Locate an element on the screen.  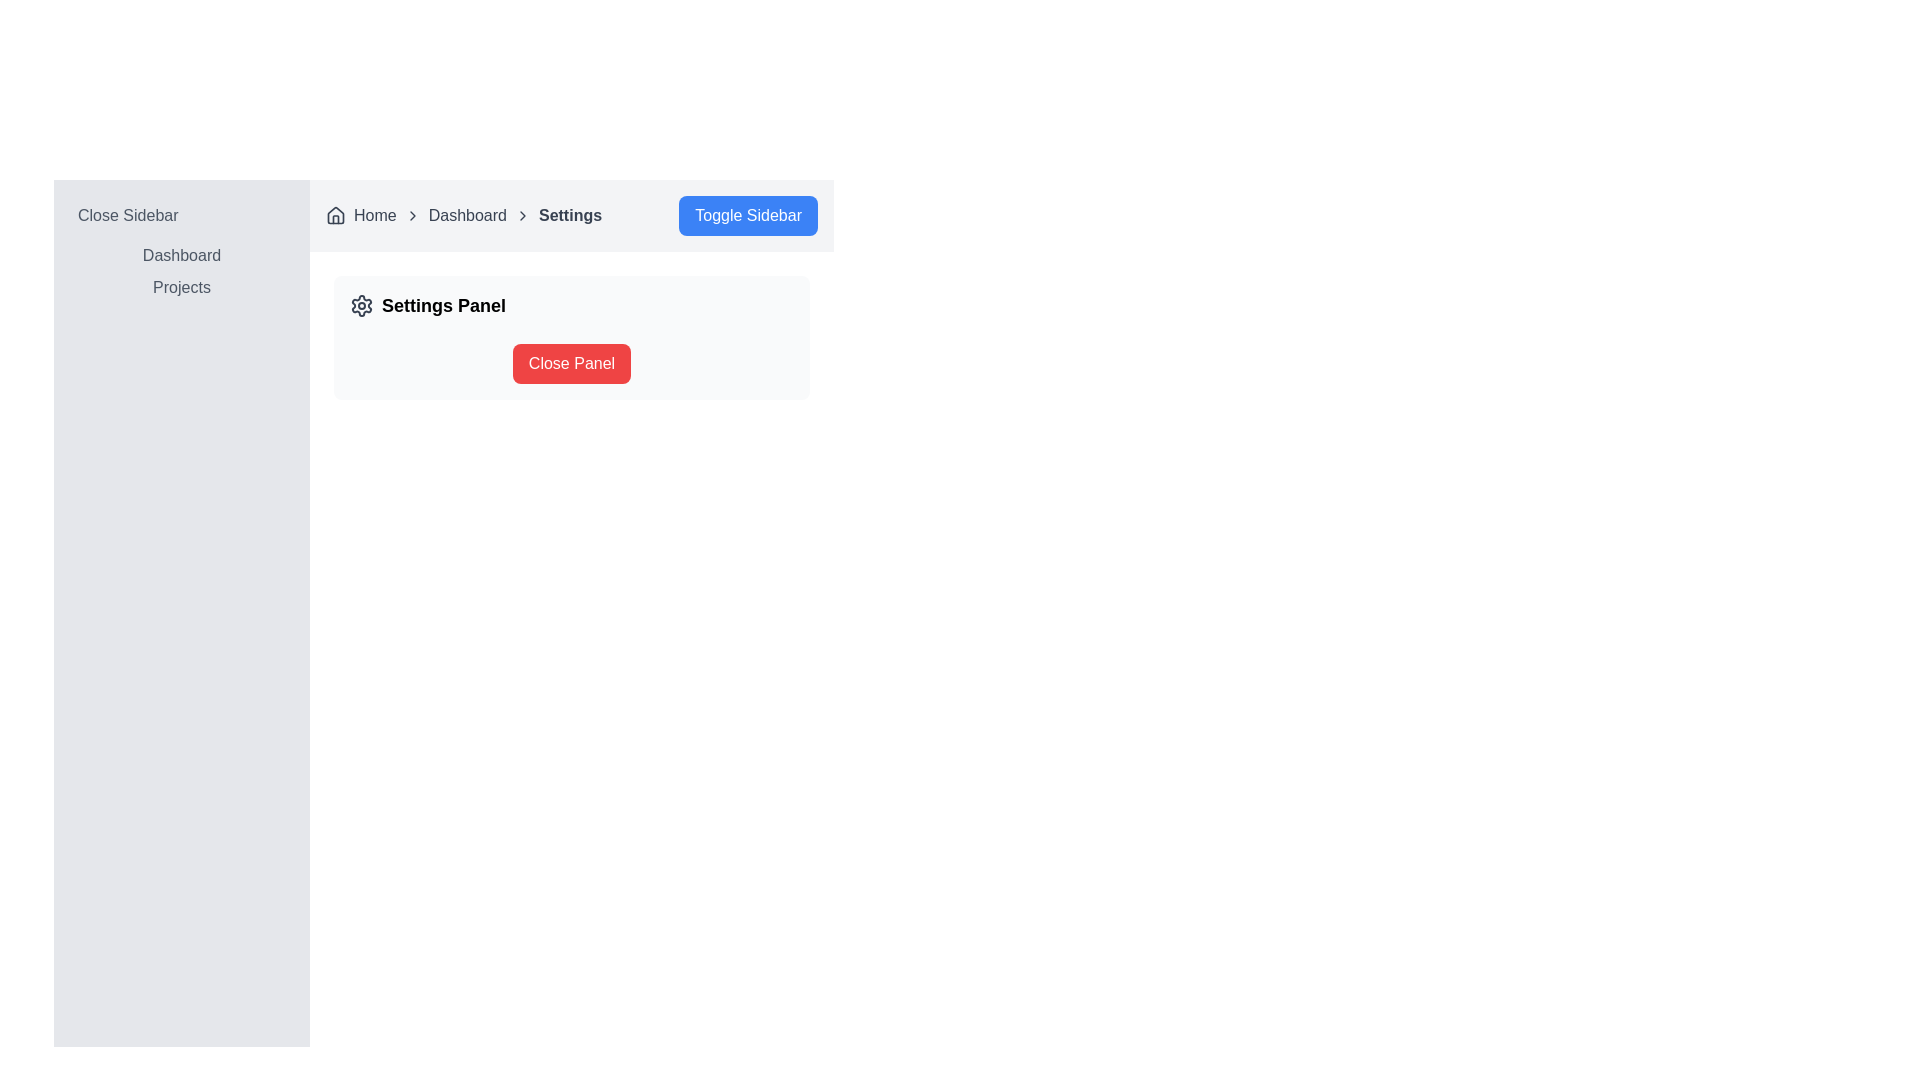
the gear icon located in the settings panel header, positioned to the left of the text 'Settings Panel' is located at coordinates (361, 305).